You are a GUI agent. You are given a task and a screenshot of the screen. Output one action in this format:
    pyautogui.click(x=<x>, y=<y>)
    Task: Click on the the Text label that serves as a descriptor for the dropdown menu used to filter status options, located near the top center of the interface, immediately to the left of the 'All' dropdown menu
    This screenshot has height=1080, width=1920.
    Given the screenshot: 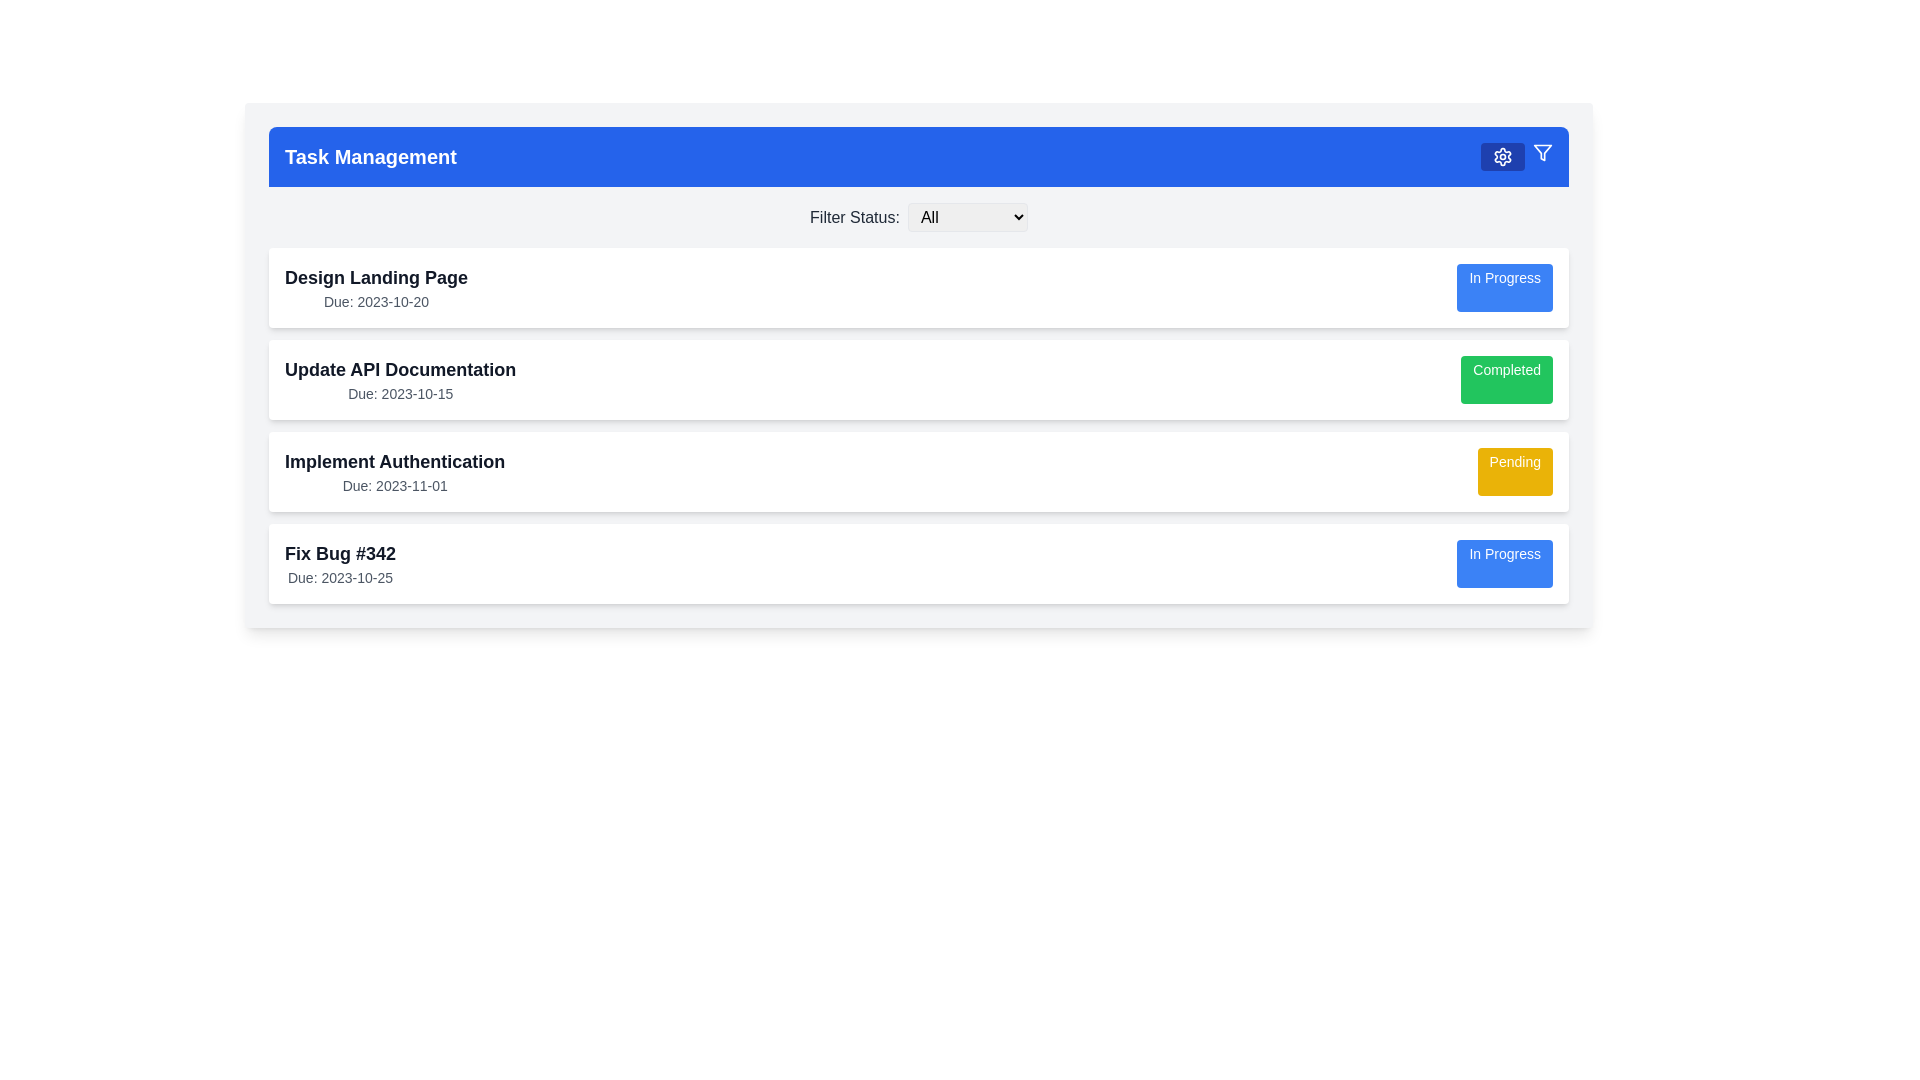 What is the action you would take?
    pyautogui.click(x=854, y=217)
    